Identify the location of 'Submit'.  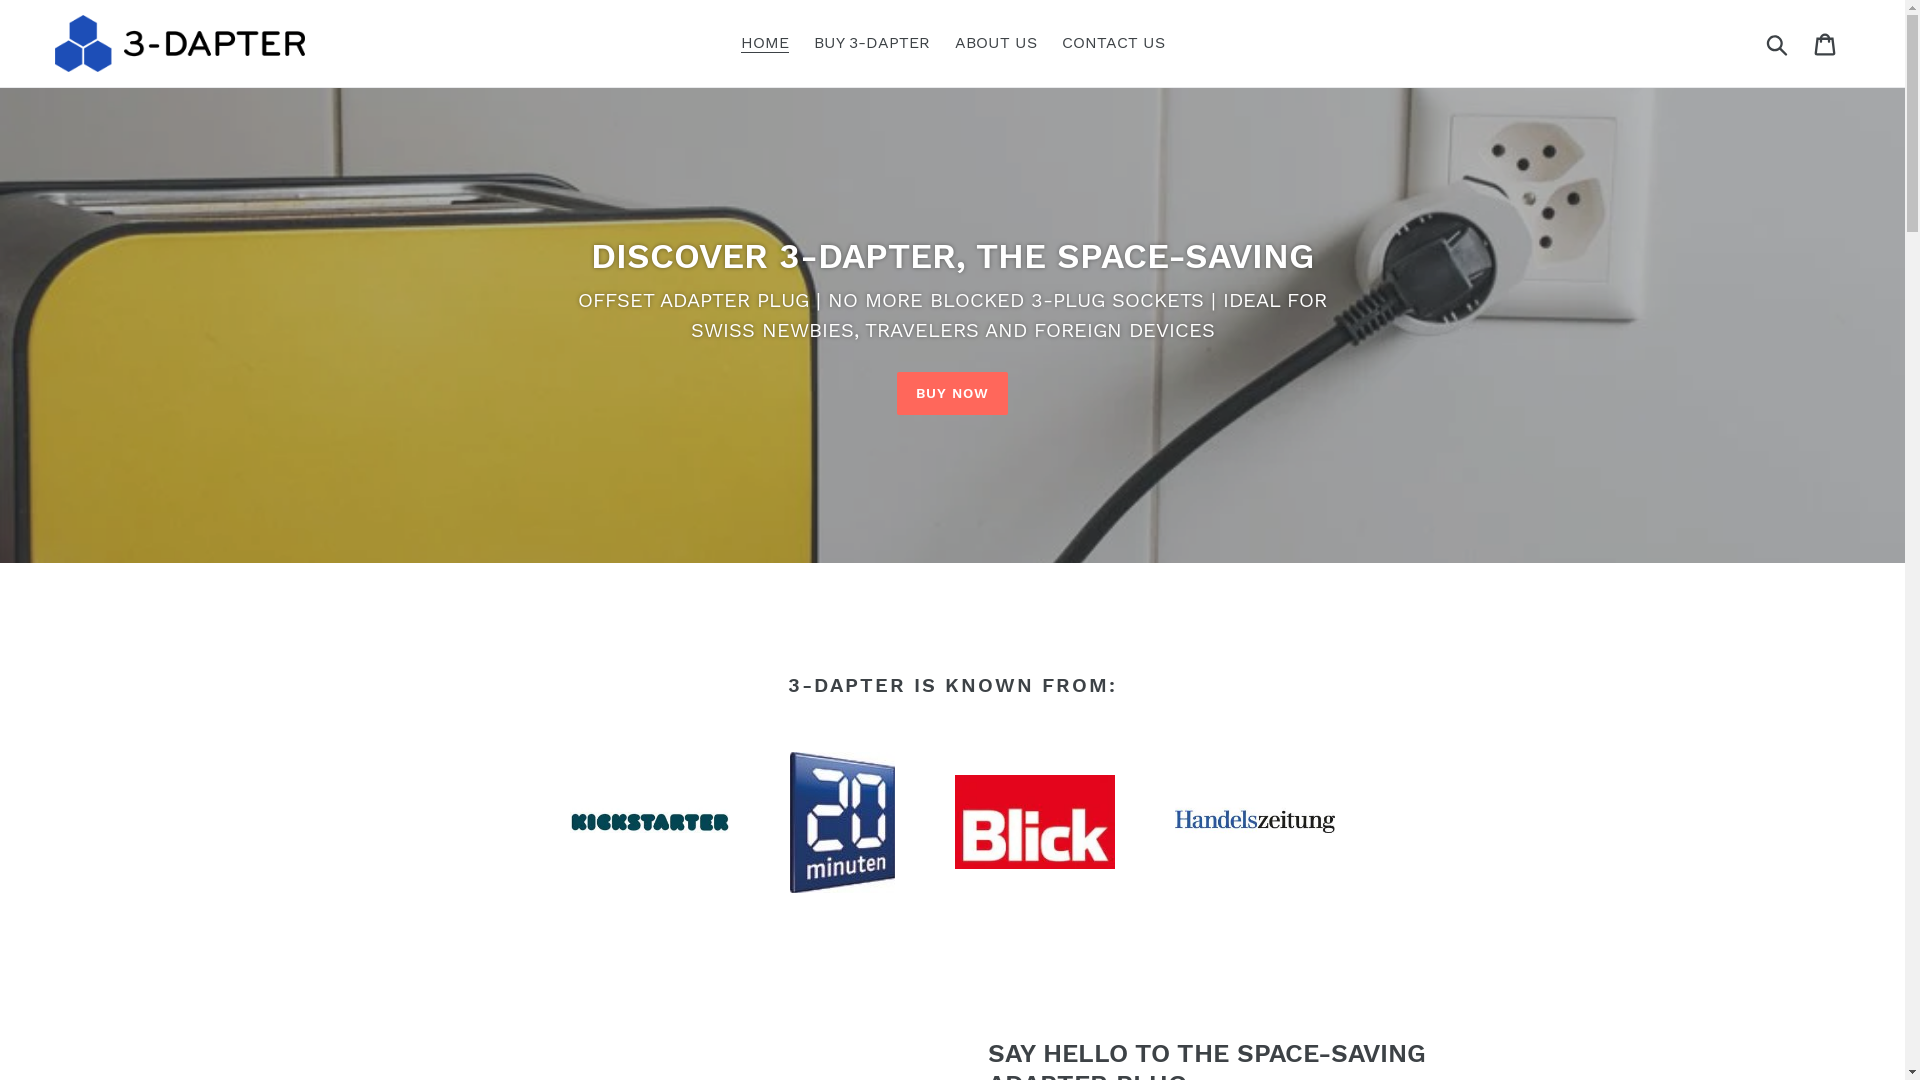
(1778, 42).